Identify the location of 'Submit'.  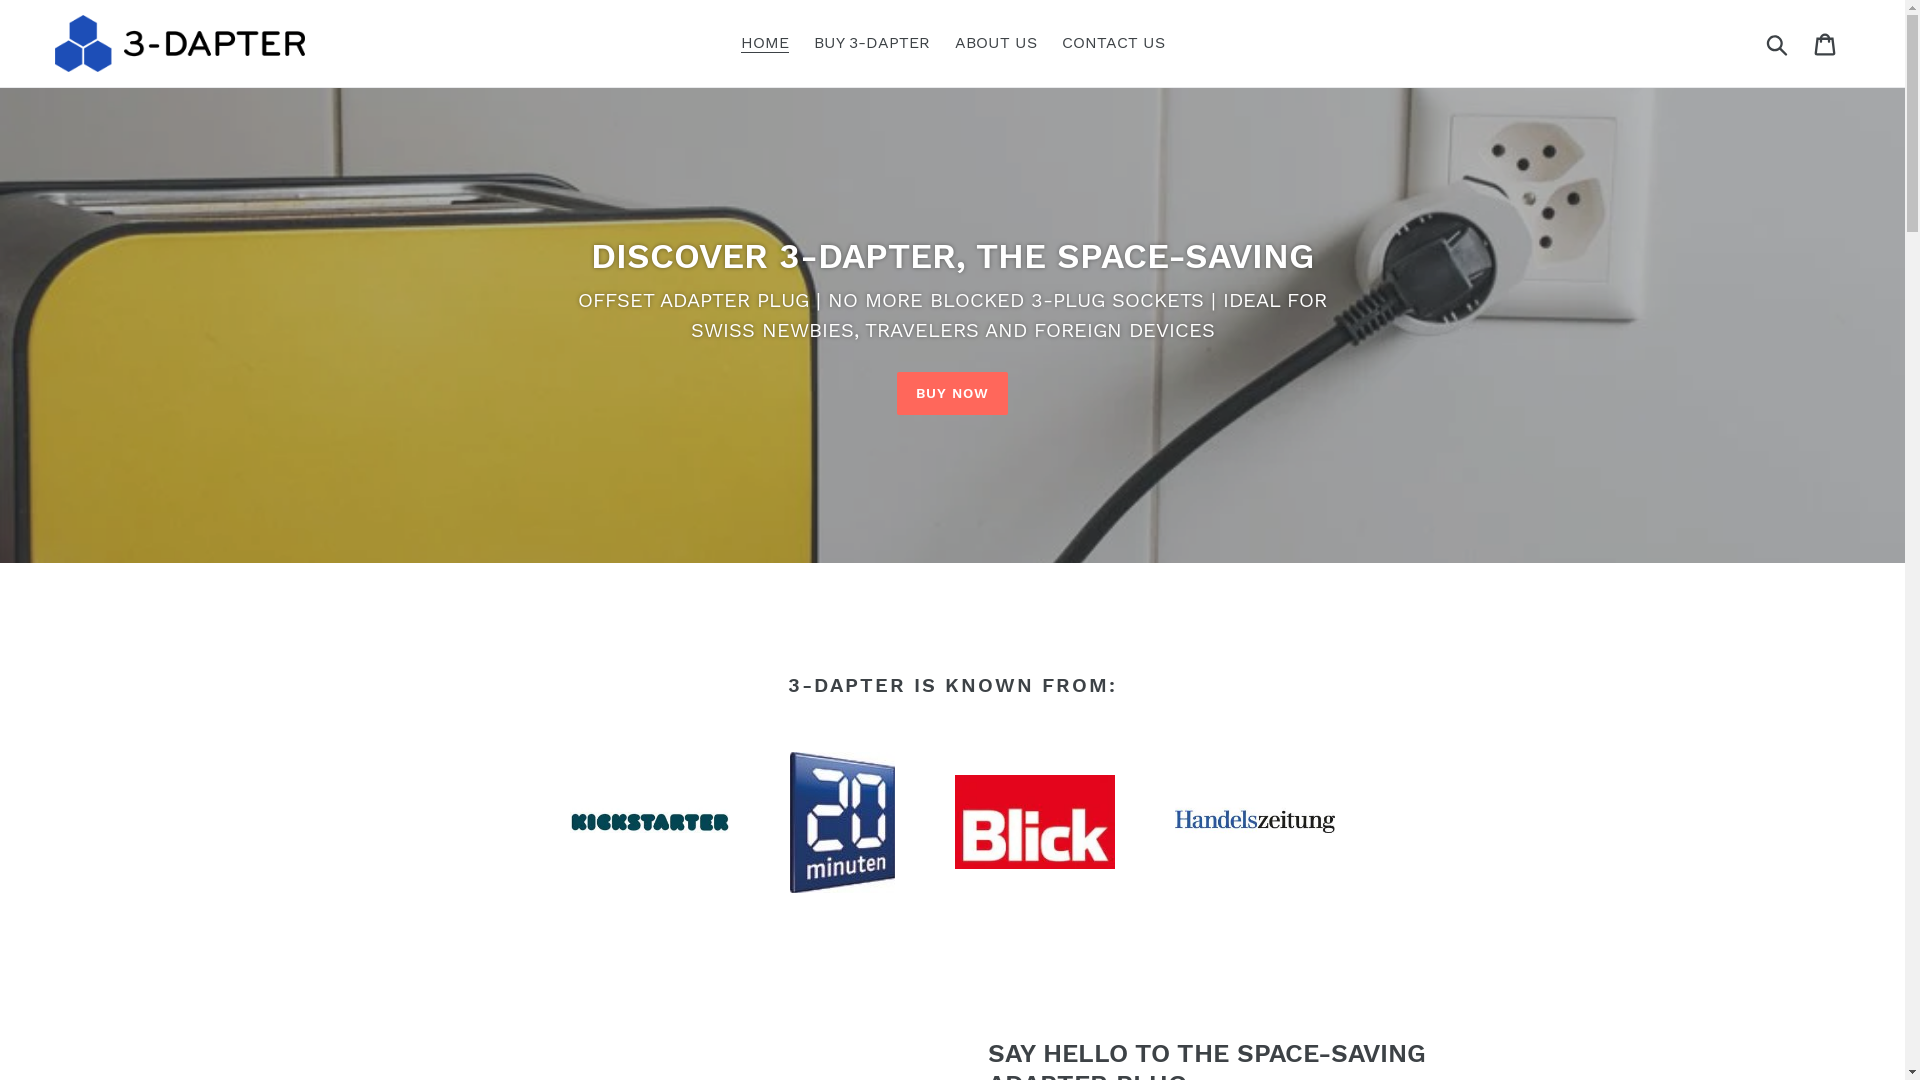
(1778, 42).